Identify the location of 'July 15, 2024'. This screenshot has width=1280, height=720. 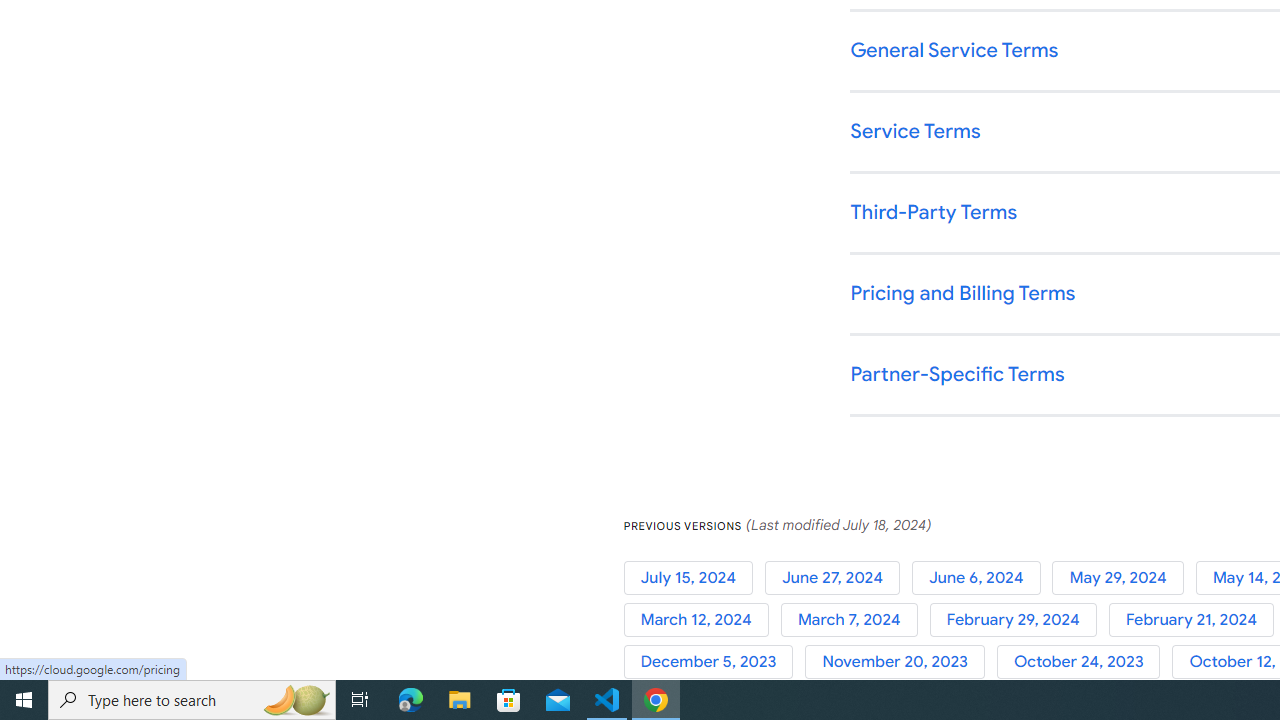
(694, 577).